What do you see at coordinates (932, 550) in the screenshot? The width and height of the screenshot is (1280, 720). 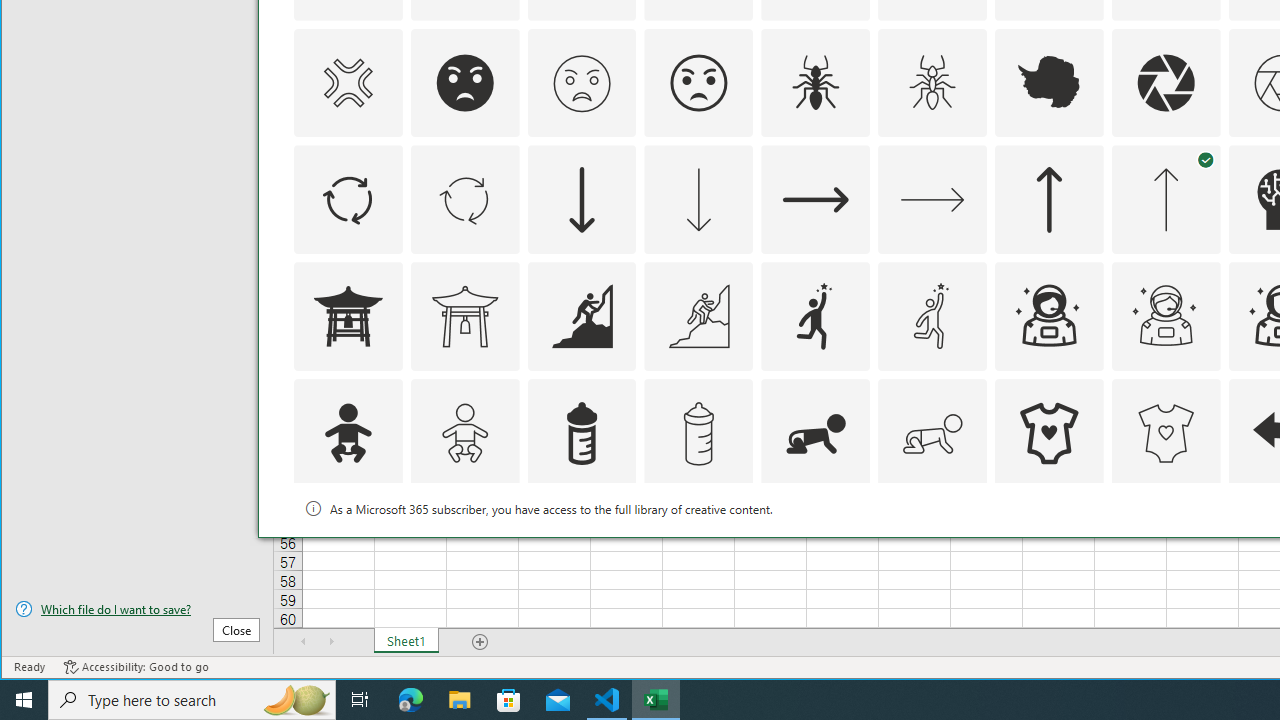 I see `'AutomationID: Icons_Badge4'` at bounding box center [932, 550].